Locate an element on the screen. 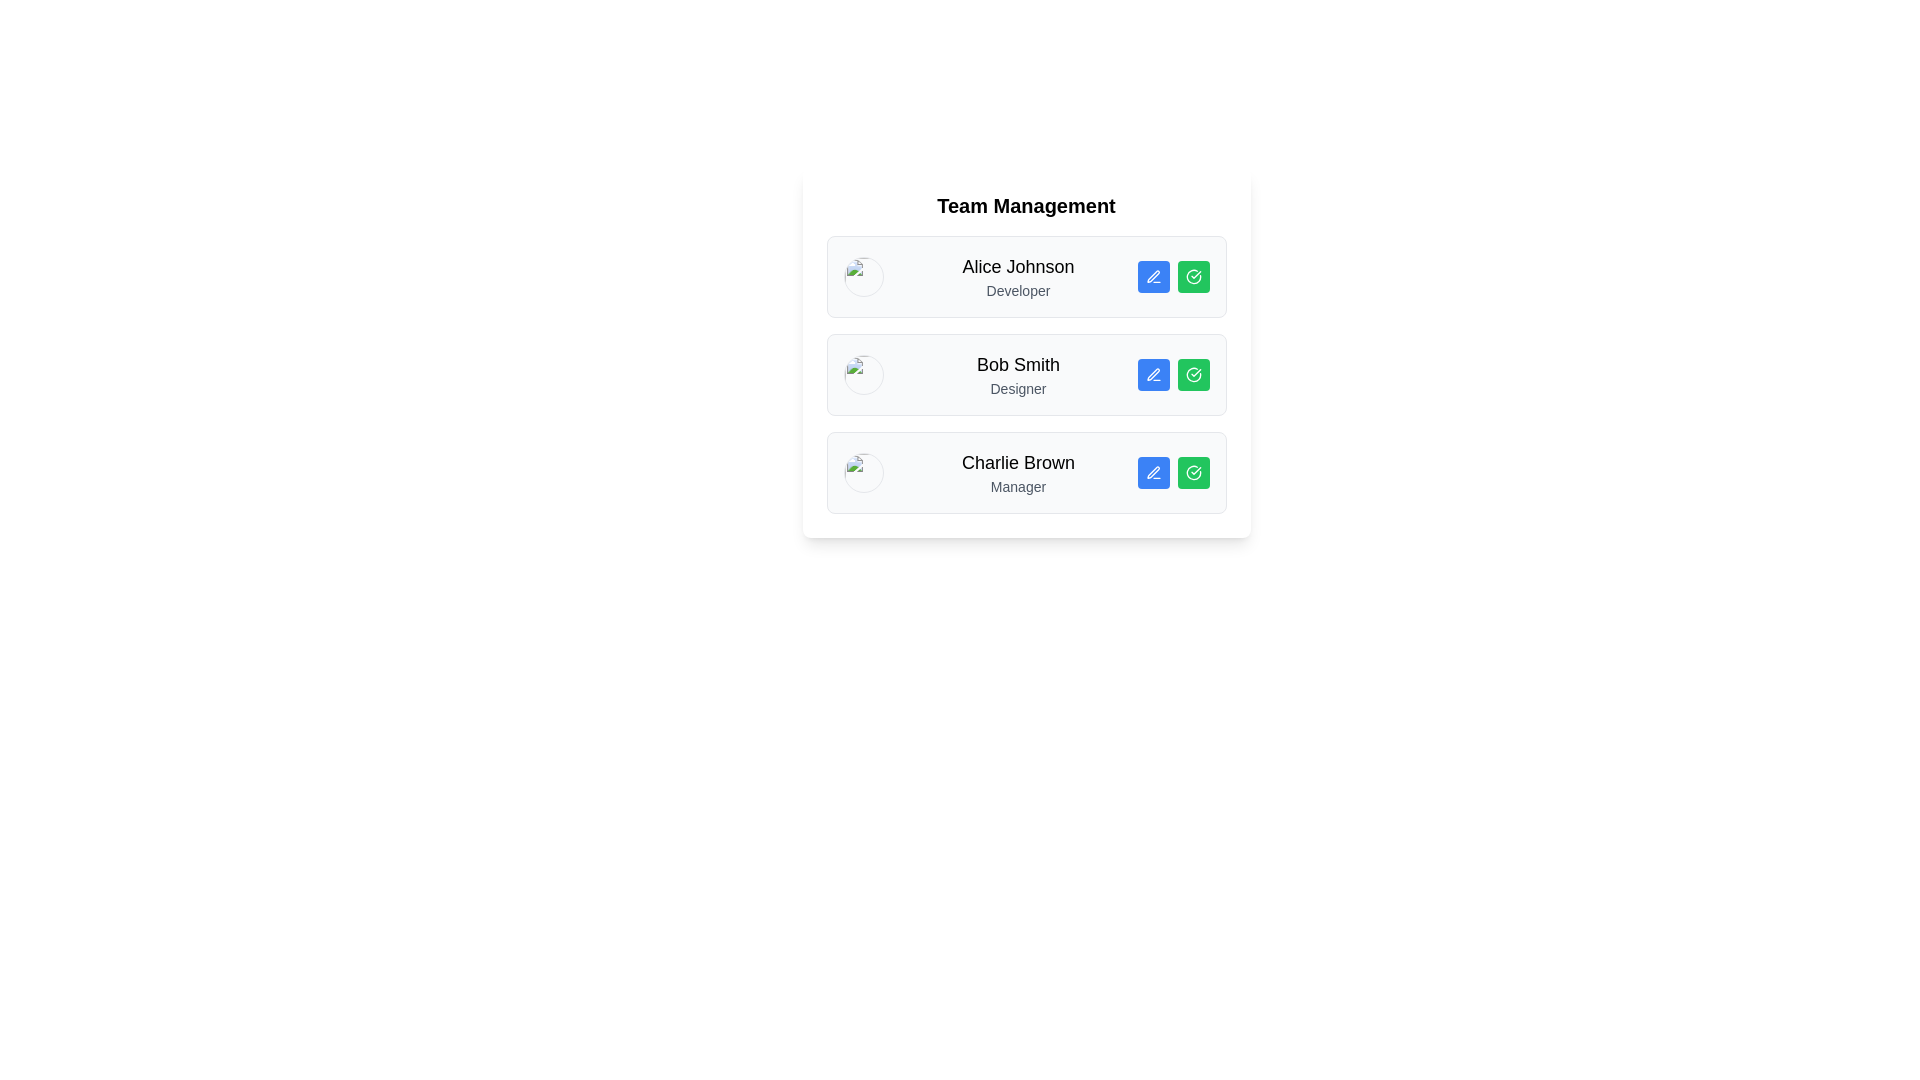 This screenshot has height=1080, width=1920. the circular avatar placeholder image for 'Alice Johnson Developer' is located at coordinates (863, 277).